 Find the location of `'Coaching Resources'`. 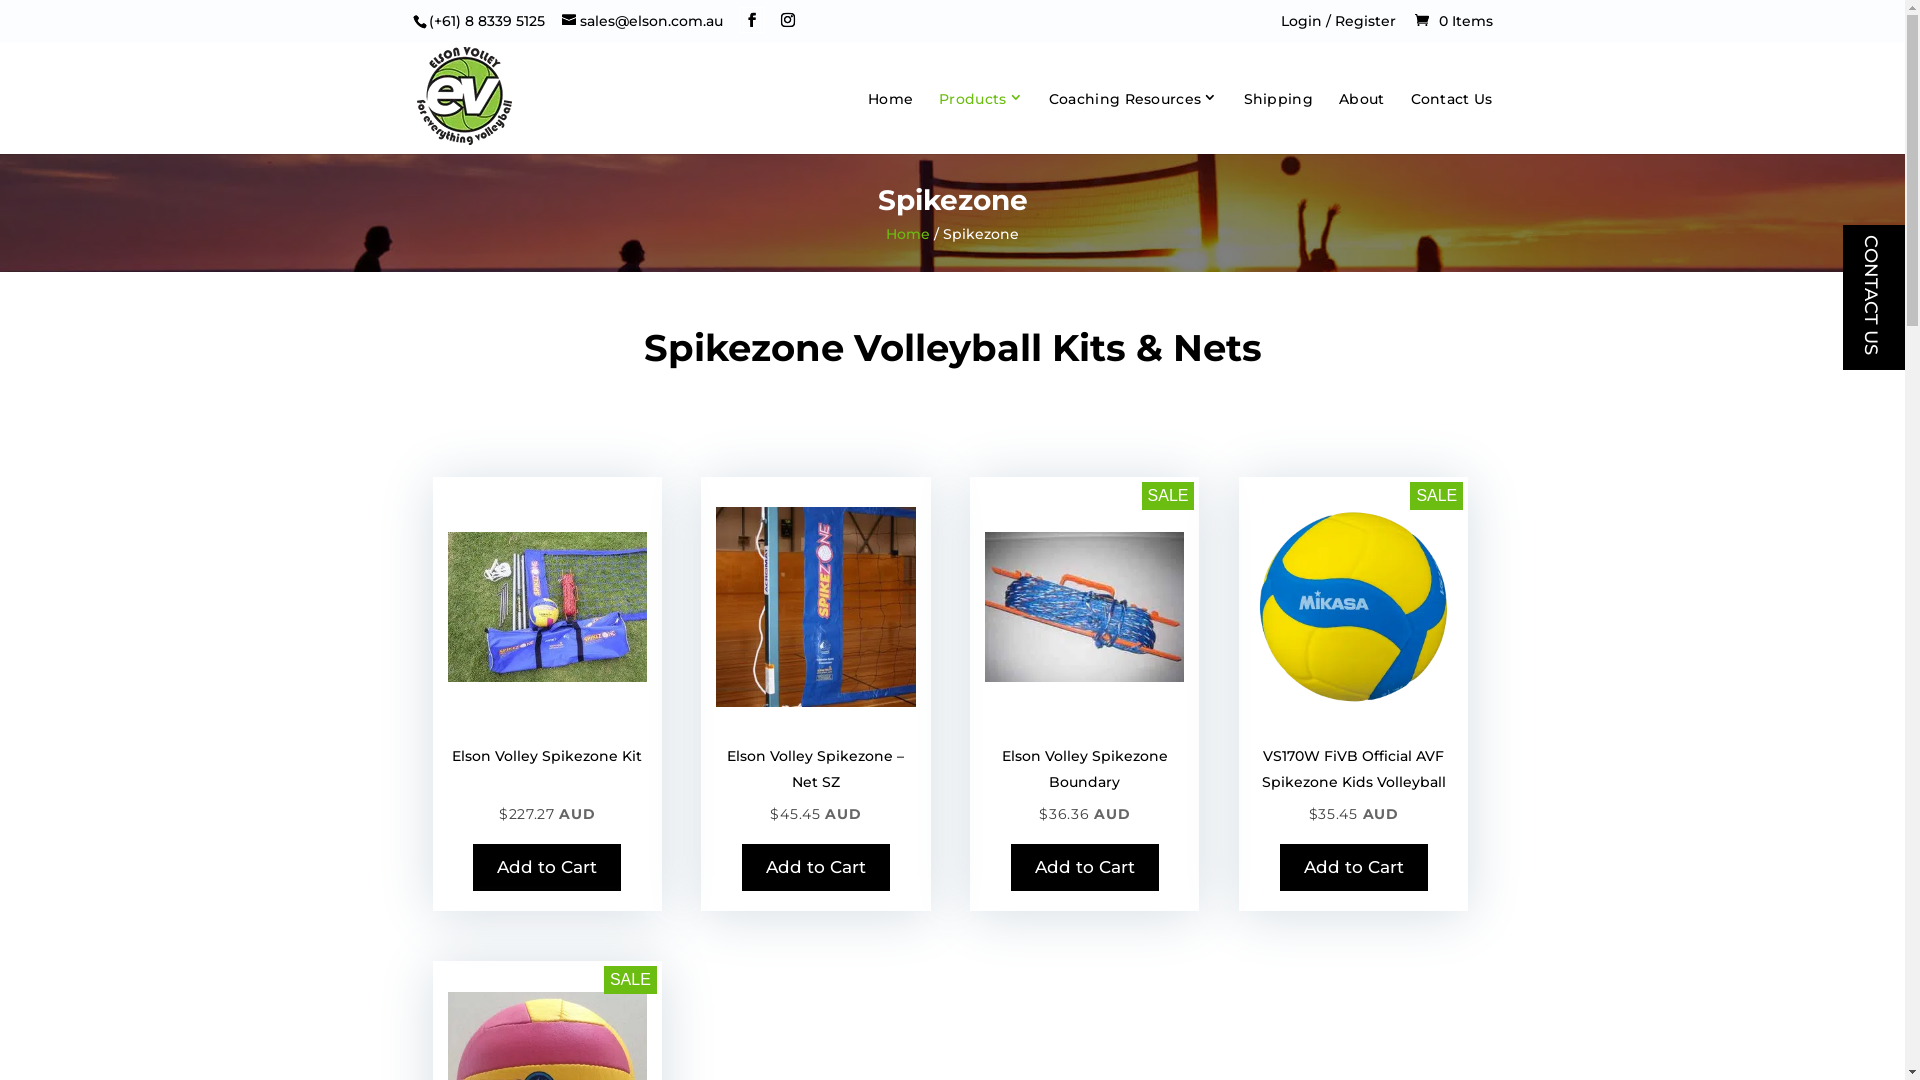

'Coaching Resources' is located at coordinates (1133, 119).